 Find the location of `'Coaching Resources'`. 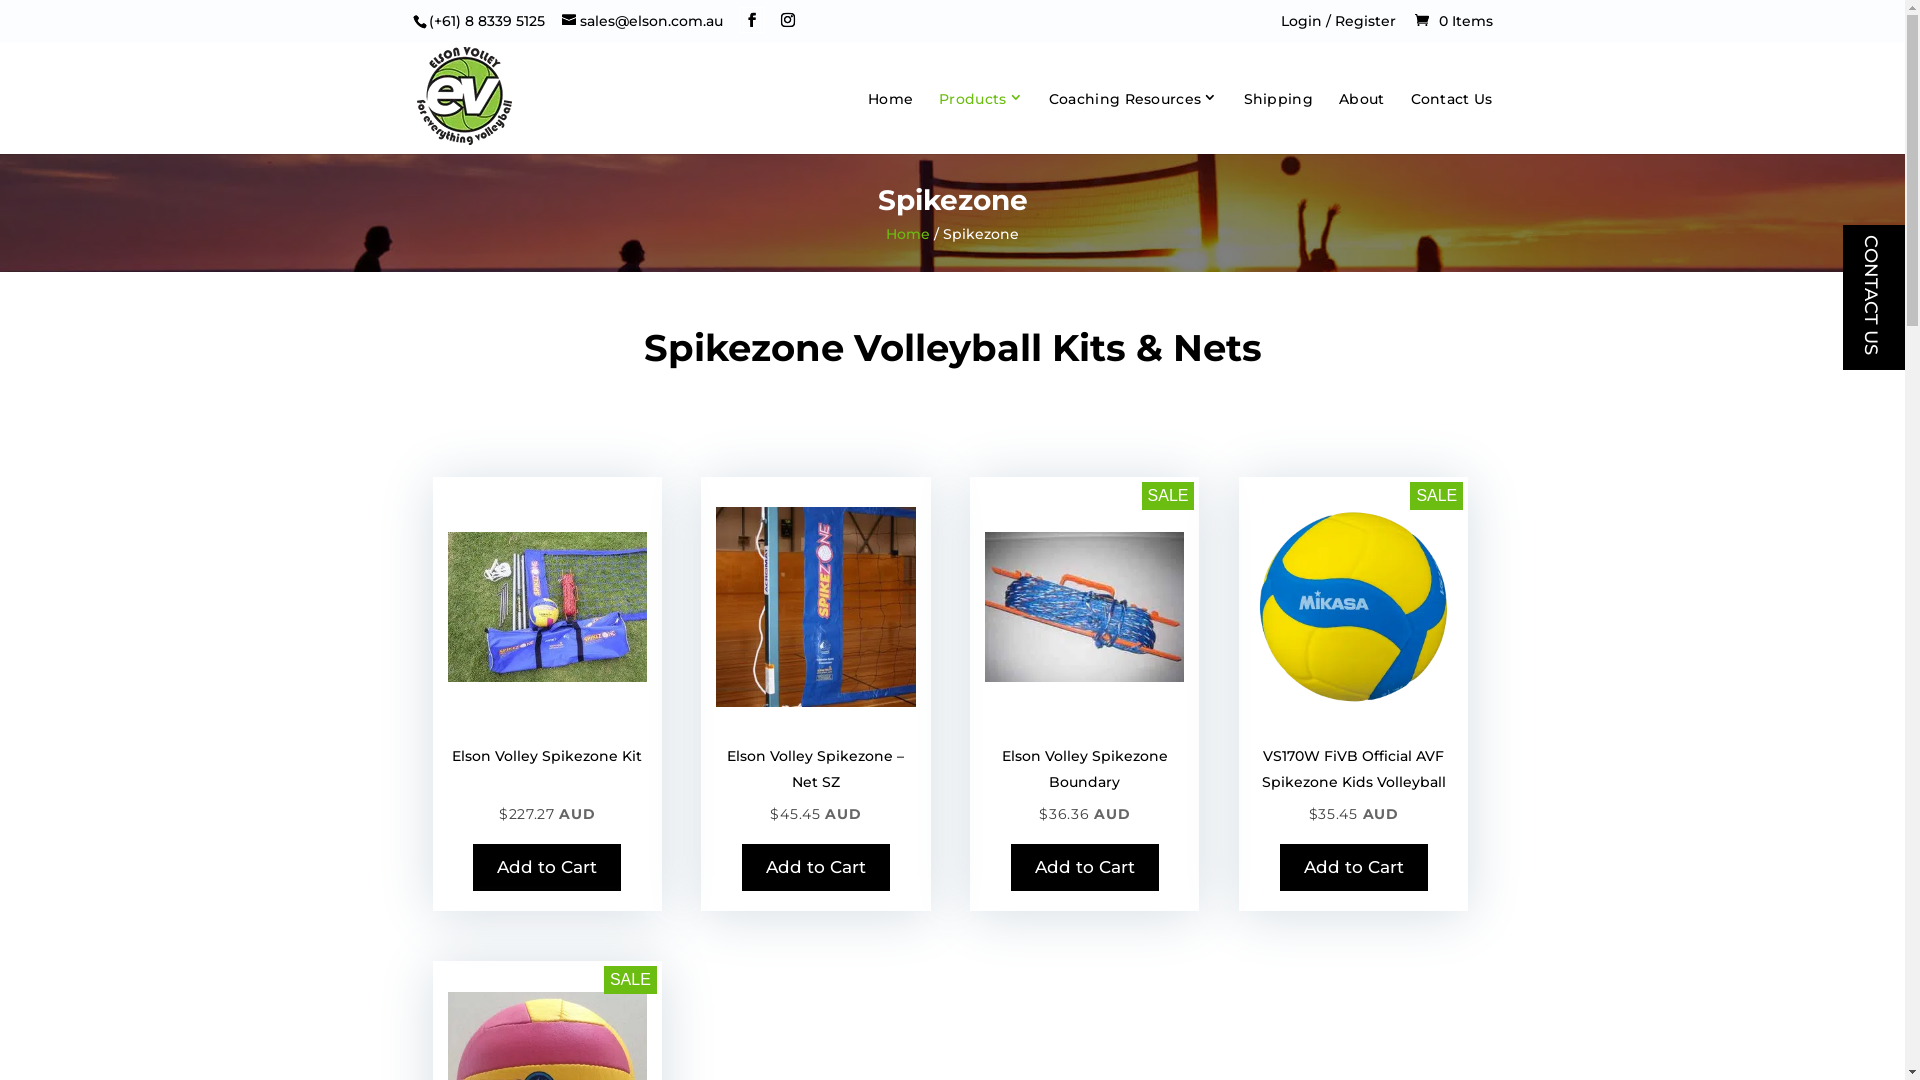

'Coaching Resources' is located at coordinates (1133, 119).